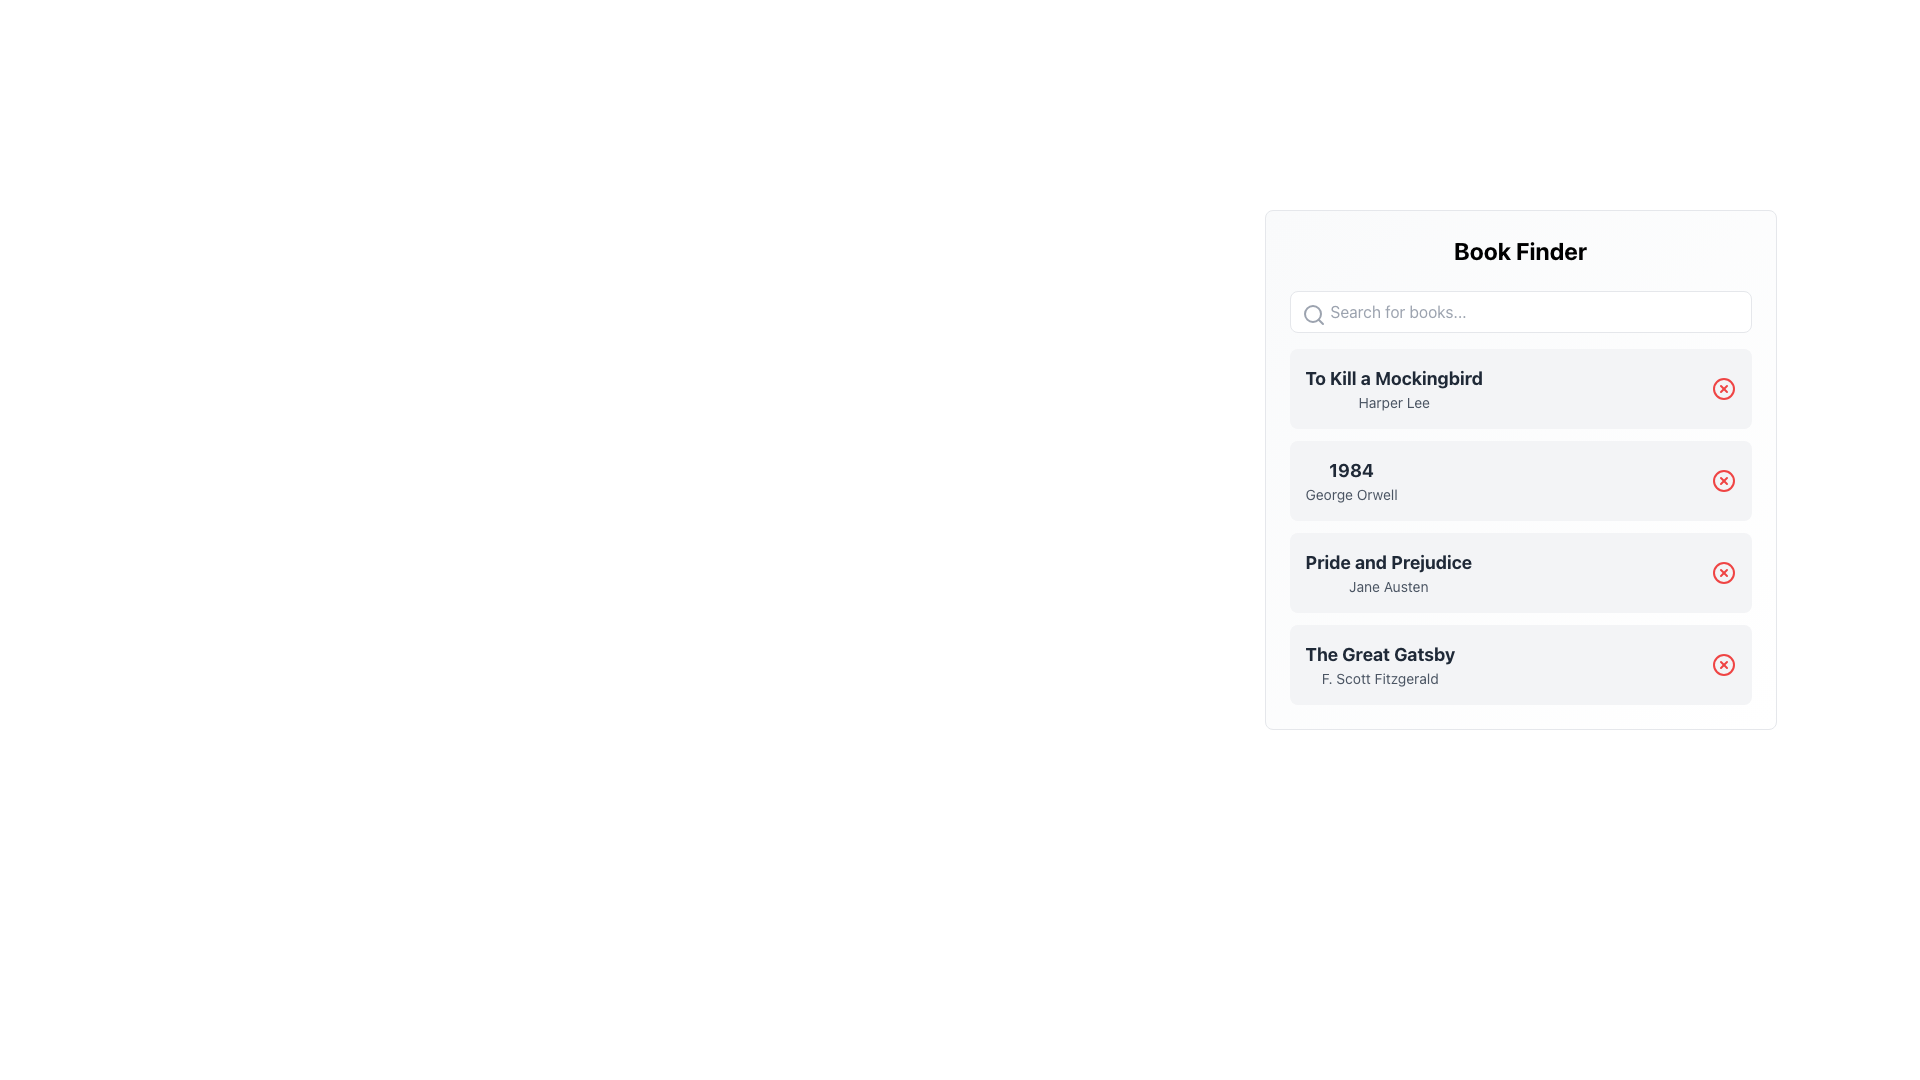  I want to click on the text label displaying 'The Great Gatsby' which is bold and dark gray, located above 'F. Scott Fitzgerald' in the fourth book entry under 'Book Finder', so click(1379, 655).